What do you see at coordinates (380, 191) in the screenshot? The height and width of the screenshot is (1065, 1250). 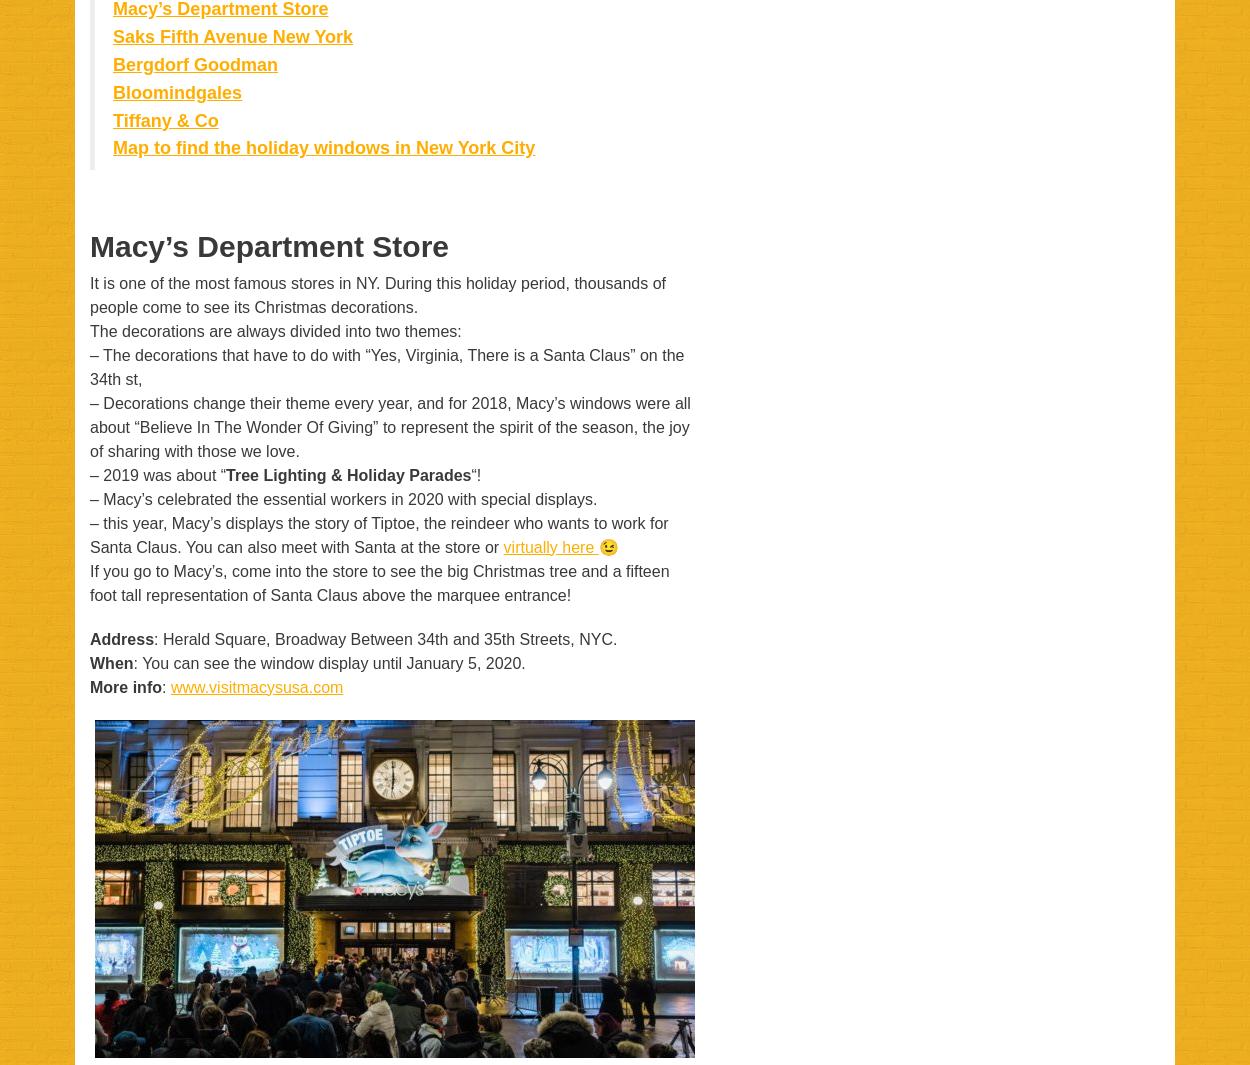 I see `'Are the windows usually decorated by the weekend before Thanksgiving?'` at bounding box center [380, 191].